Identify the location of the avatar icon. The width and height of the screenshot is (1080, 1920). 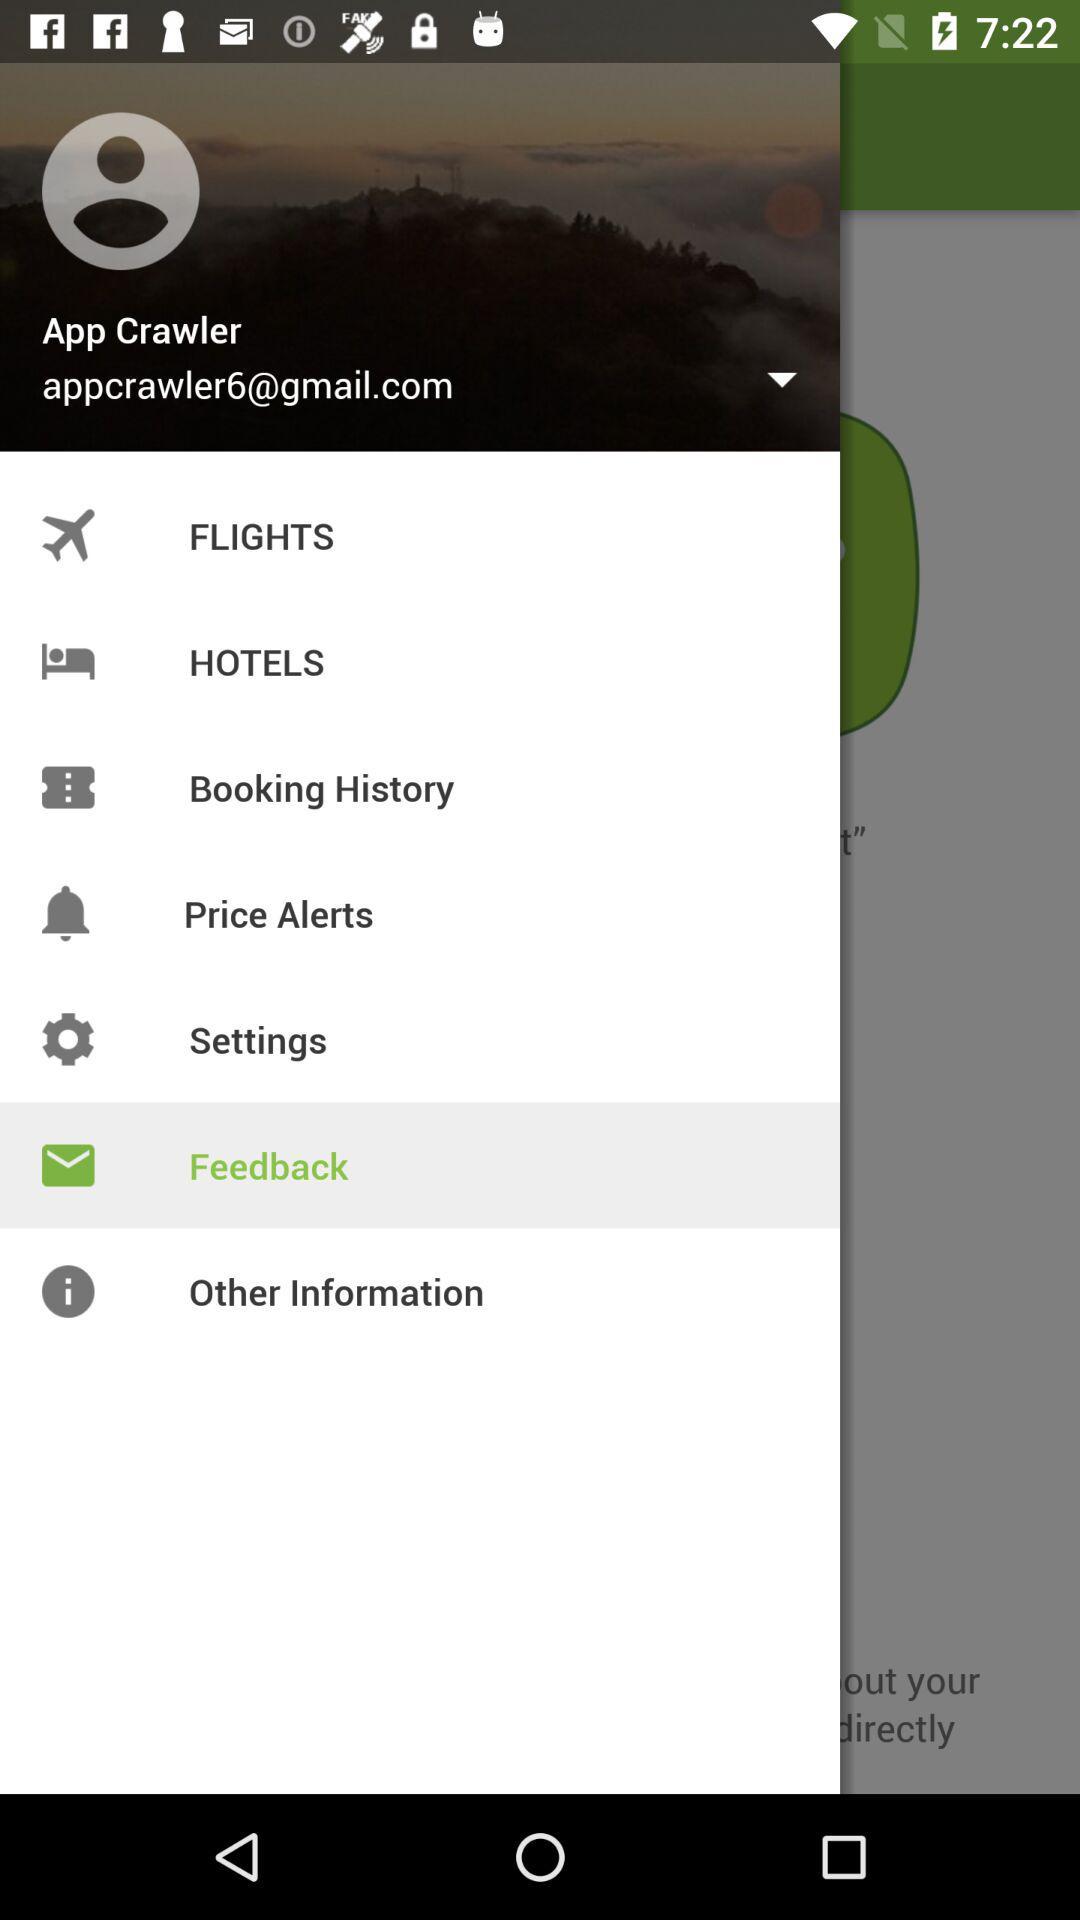
(72, 135).